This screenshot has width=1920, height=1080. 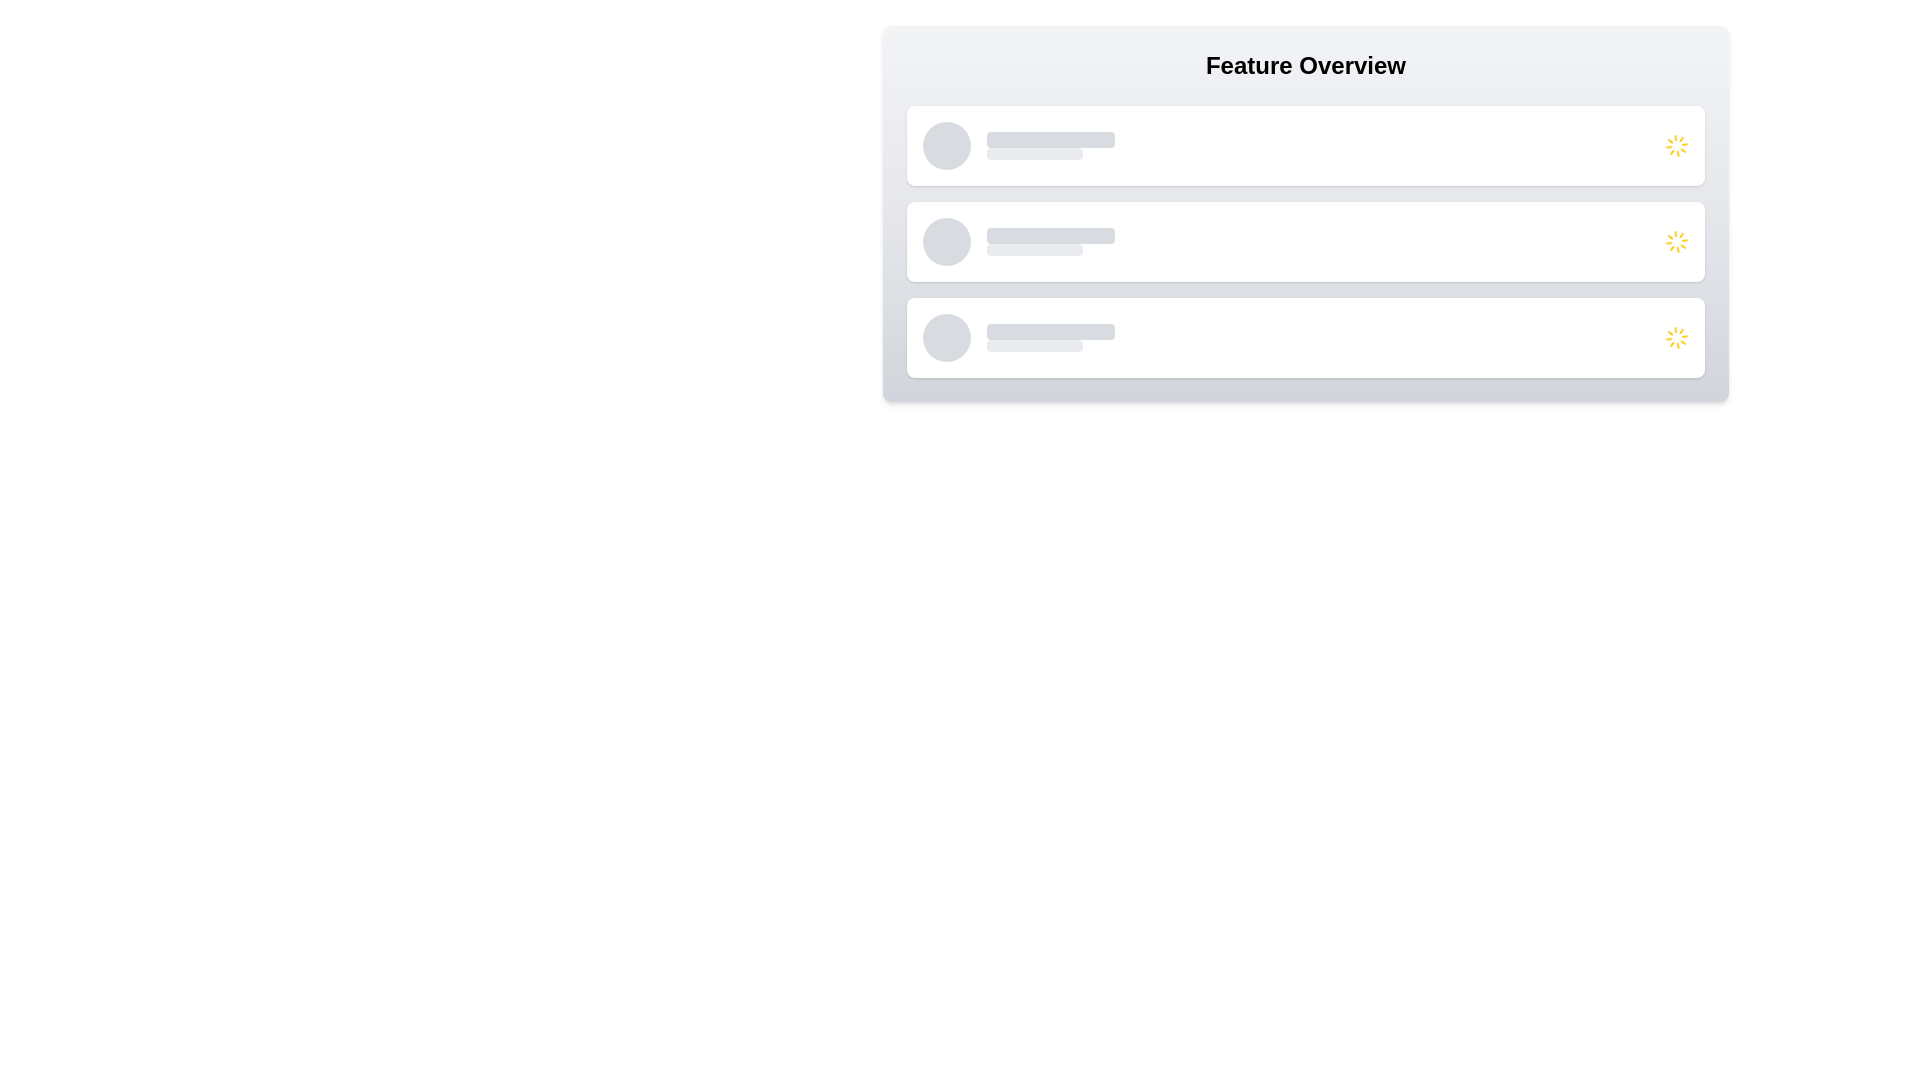 I want to click on the third visible loading indicator in the vertical list of outlined cards, which features a light gray bar with rounded edges, so click(x=1325, y=337).